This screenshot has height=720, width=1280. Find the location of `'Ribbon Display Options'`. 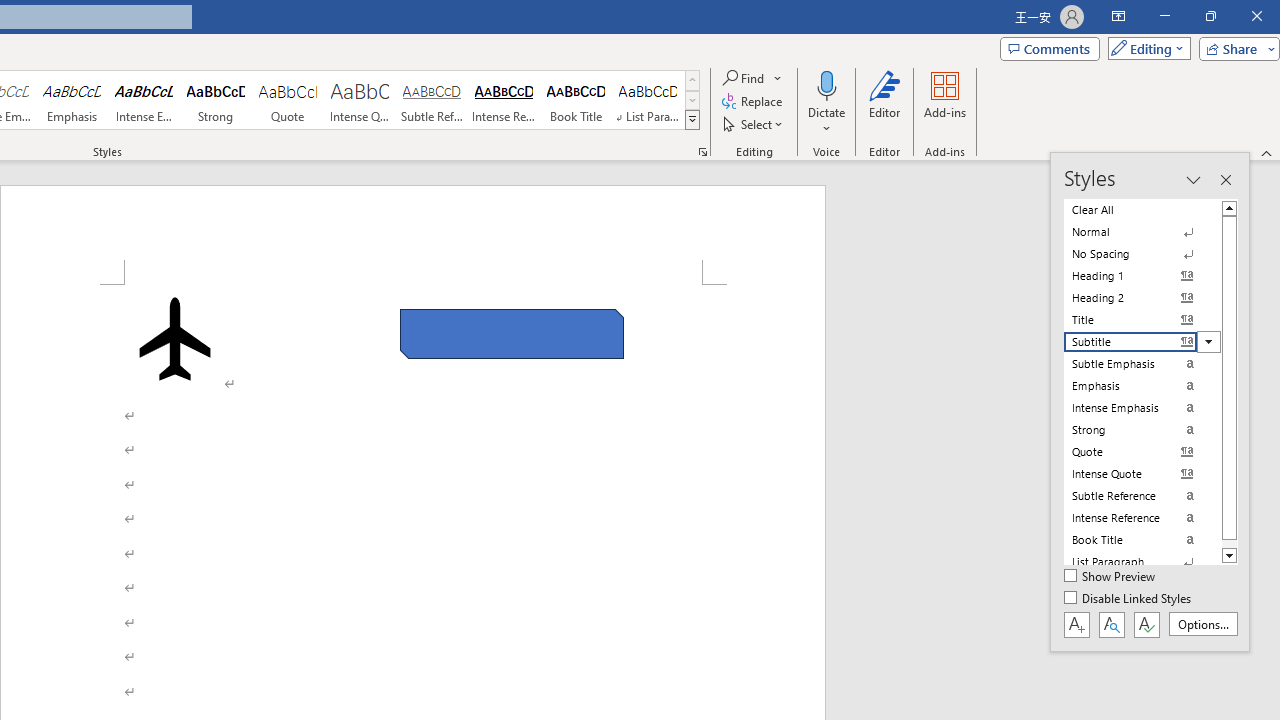

'Ribbon Display Options' is located at coordinates (1117, 16).